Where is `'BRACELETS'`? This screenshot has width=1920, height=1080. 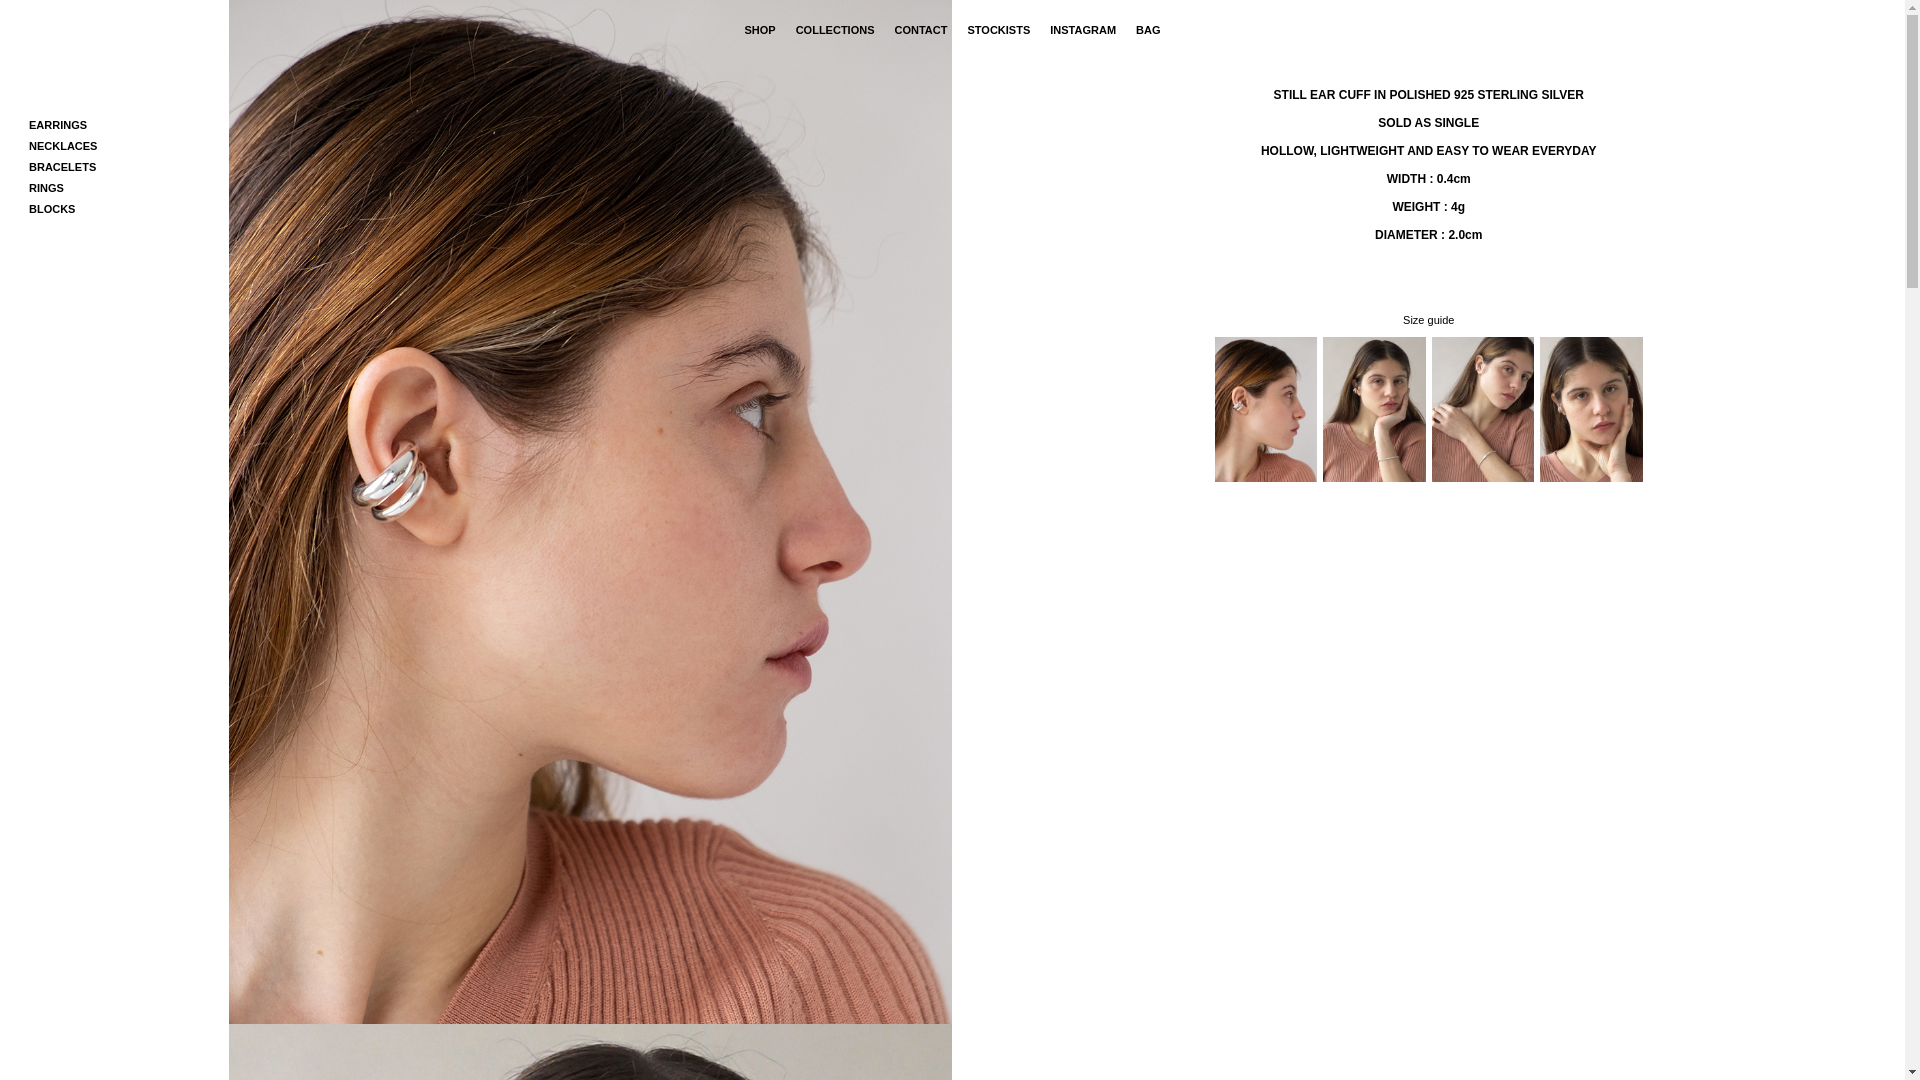 'BRACELETS' is located at coordinates (62, 165).